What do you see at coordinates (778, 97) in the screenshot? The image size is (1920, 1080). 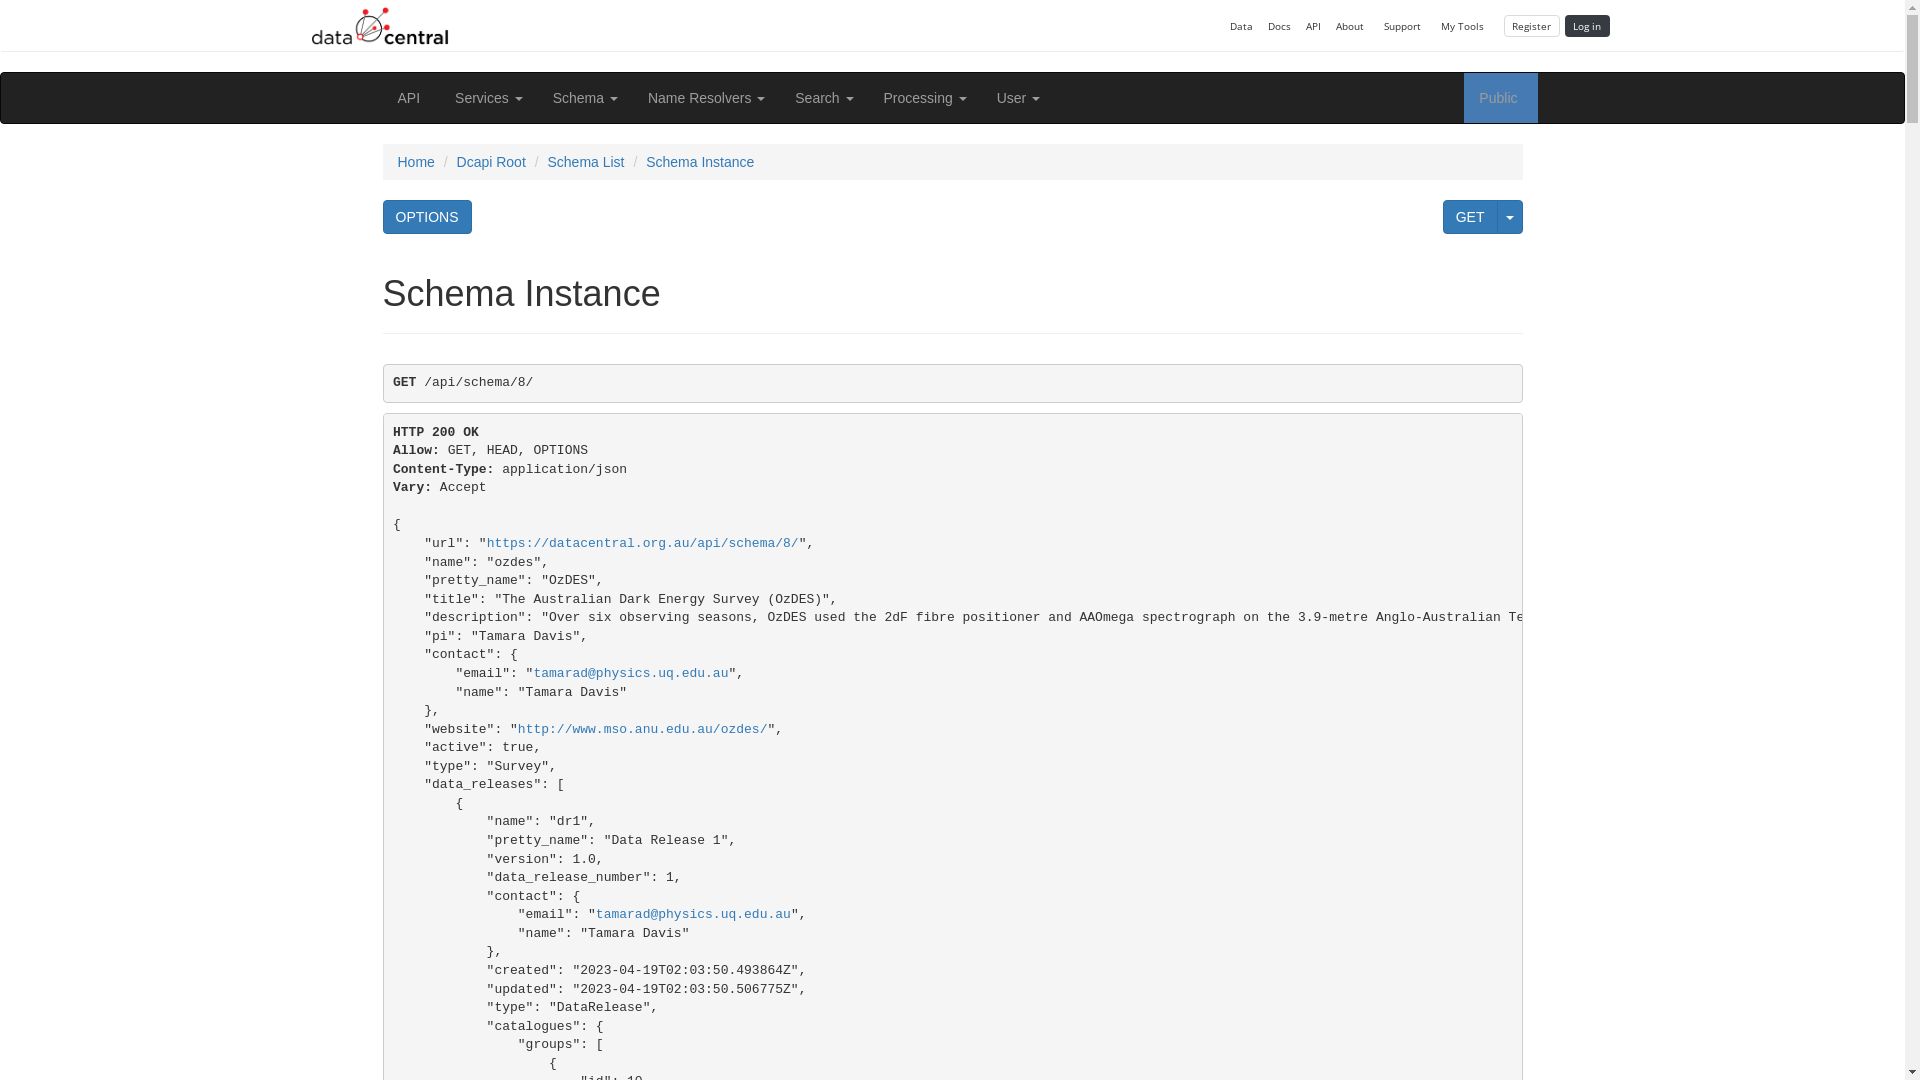 I see `'Search'` at bounding box center [778, 97].